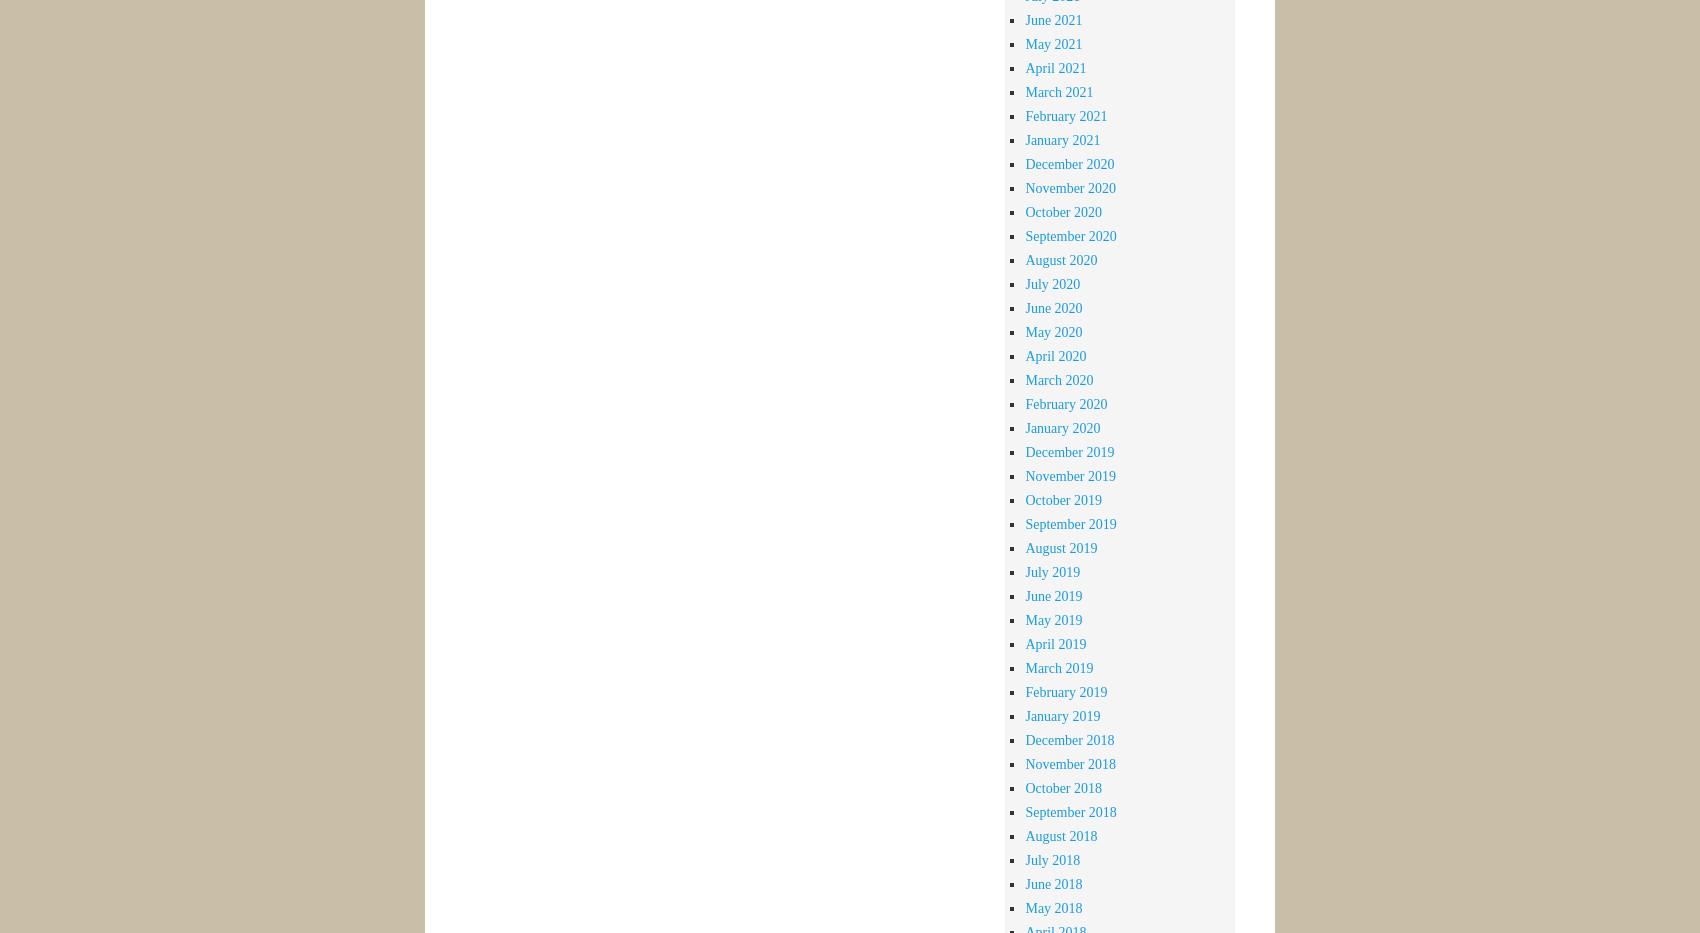  I want to click on 'November 2020', so click(1070, 187).